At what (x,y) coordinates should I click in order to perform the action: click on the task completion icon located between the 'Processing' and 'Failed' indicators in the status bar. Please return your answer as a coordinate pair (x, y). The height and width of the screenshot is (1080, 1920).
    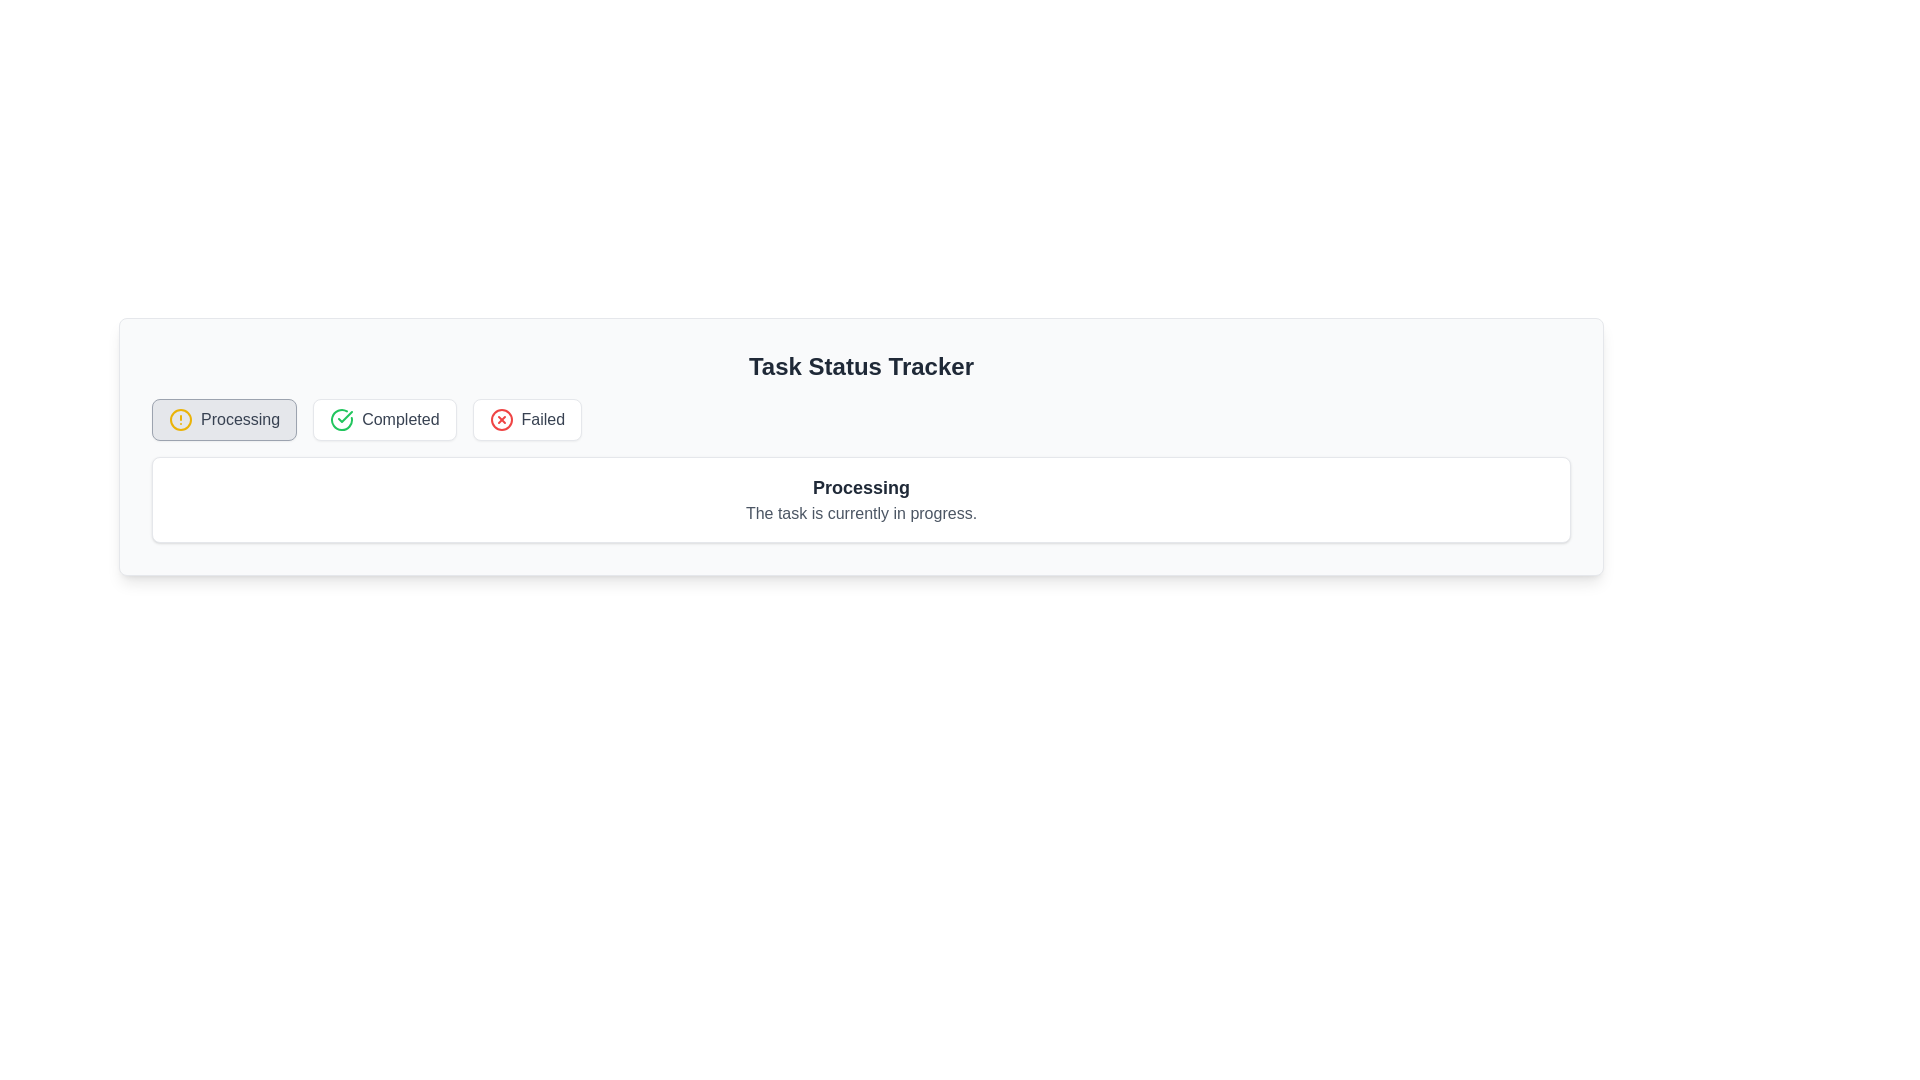
    Looking at the image, I should click on (342, 419).